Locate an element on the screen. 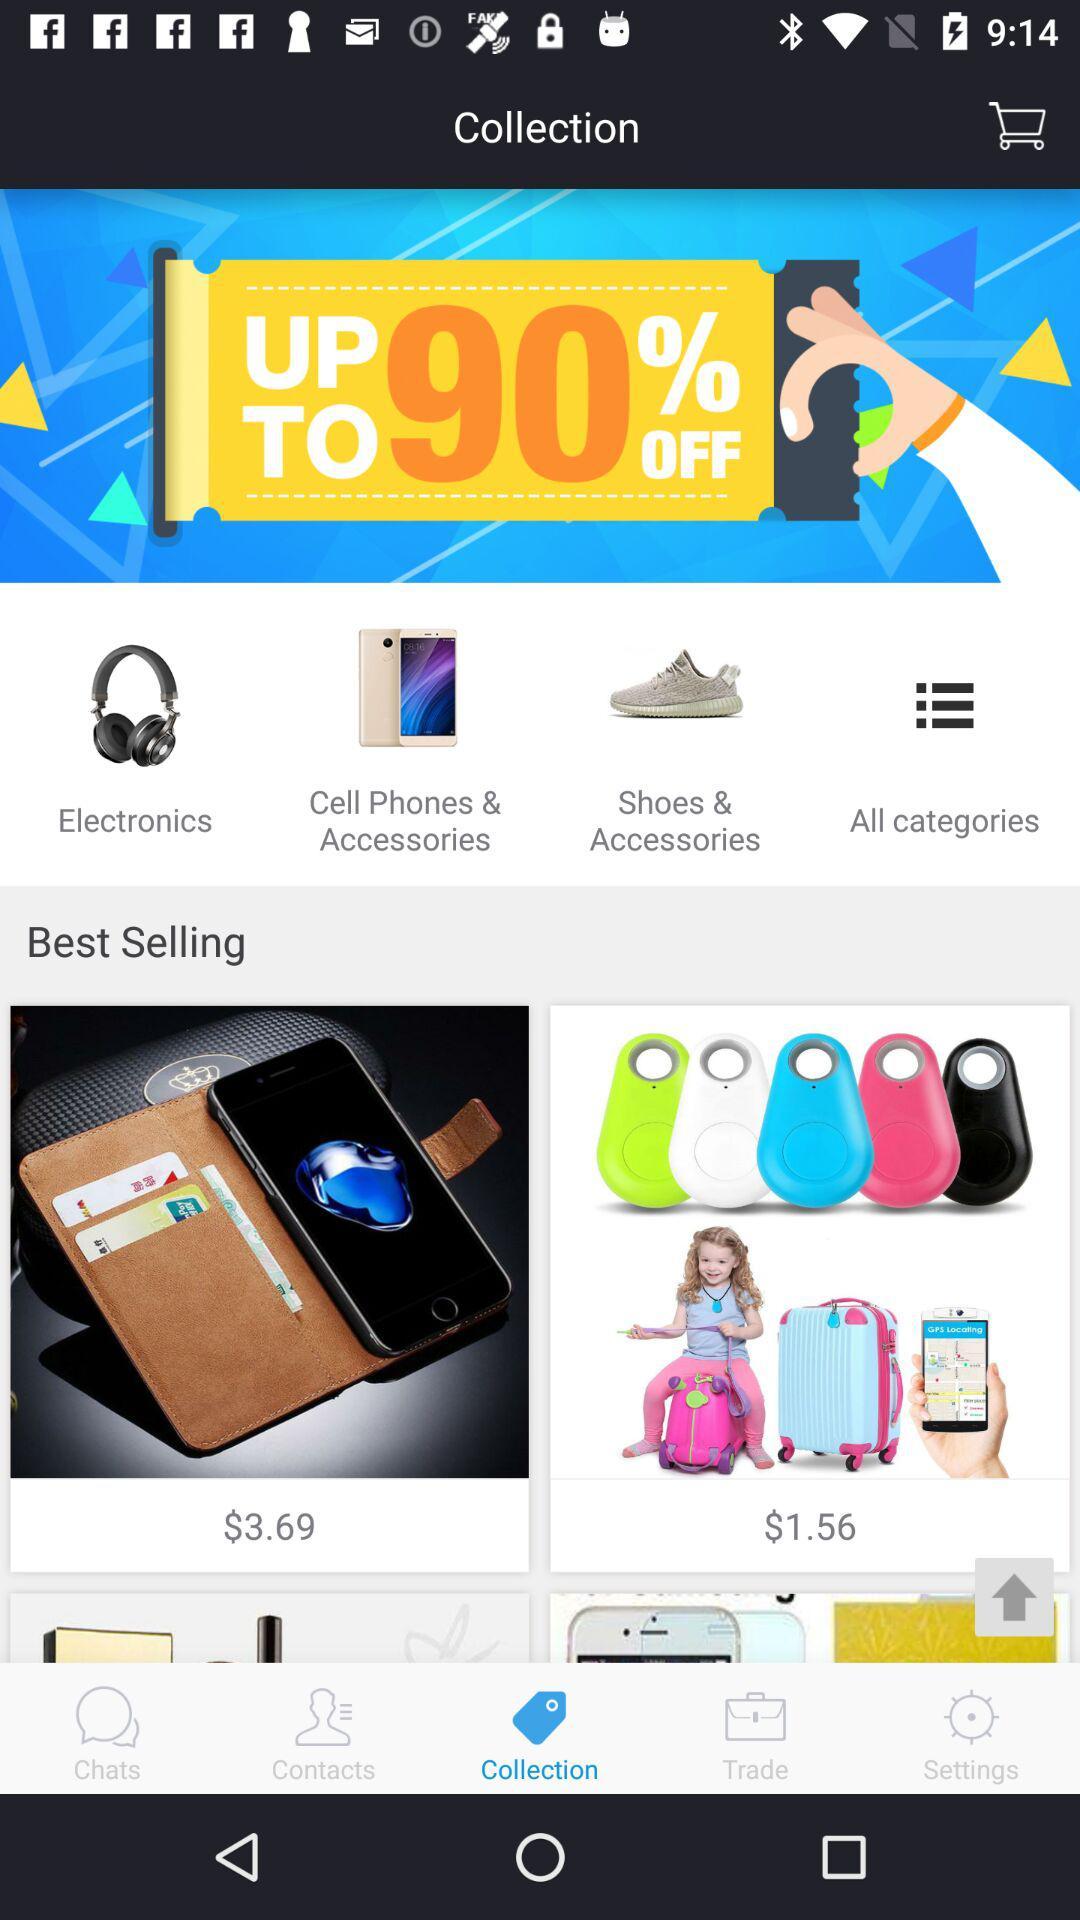 This screenshot has height=1920, width=1080. the arrow_upward icon is located at coordinates (1014, 1596).